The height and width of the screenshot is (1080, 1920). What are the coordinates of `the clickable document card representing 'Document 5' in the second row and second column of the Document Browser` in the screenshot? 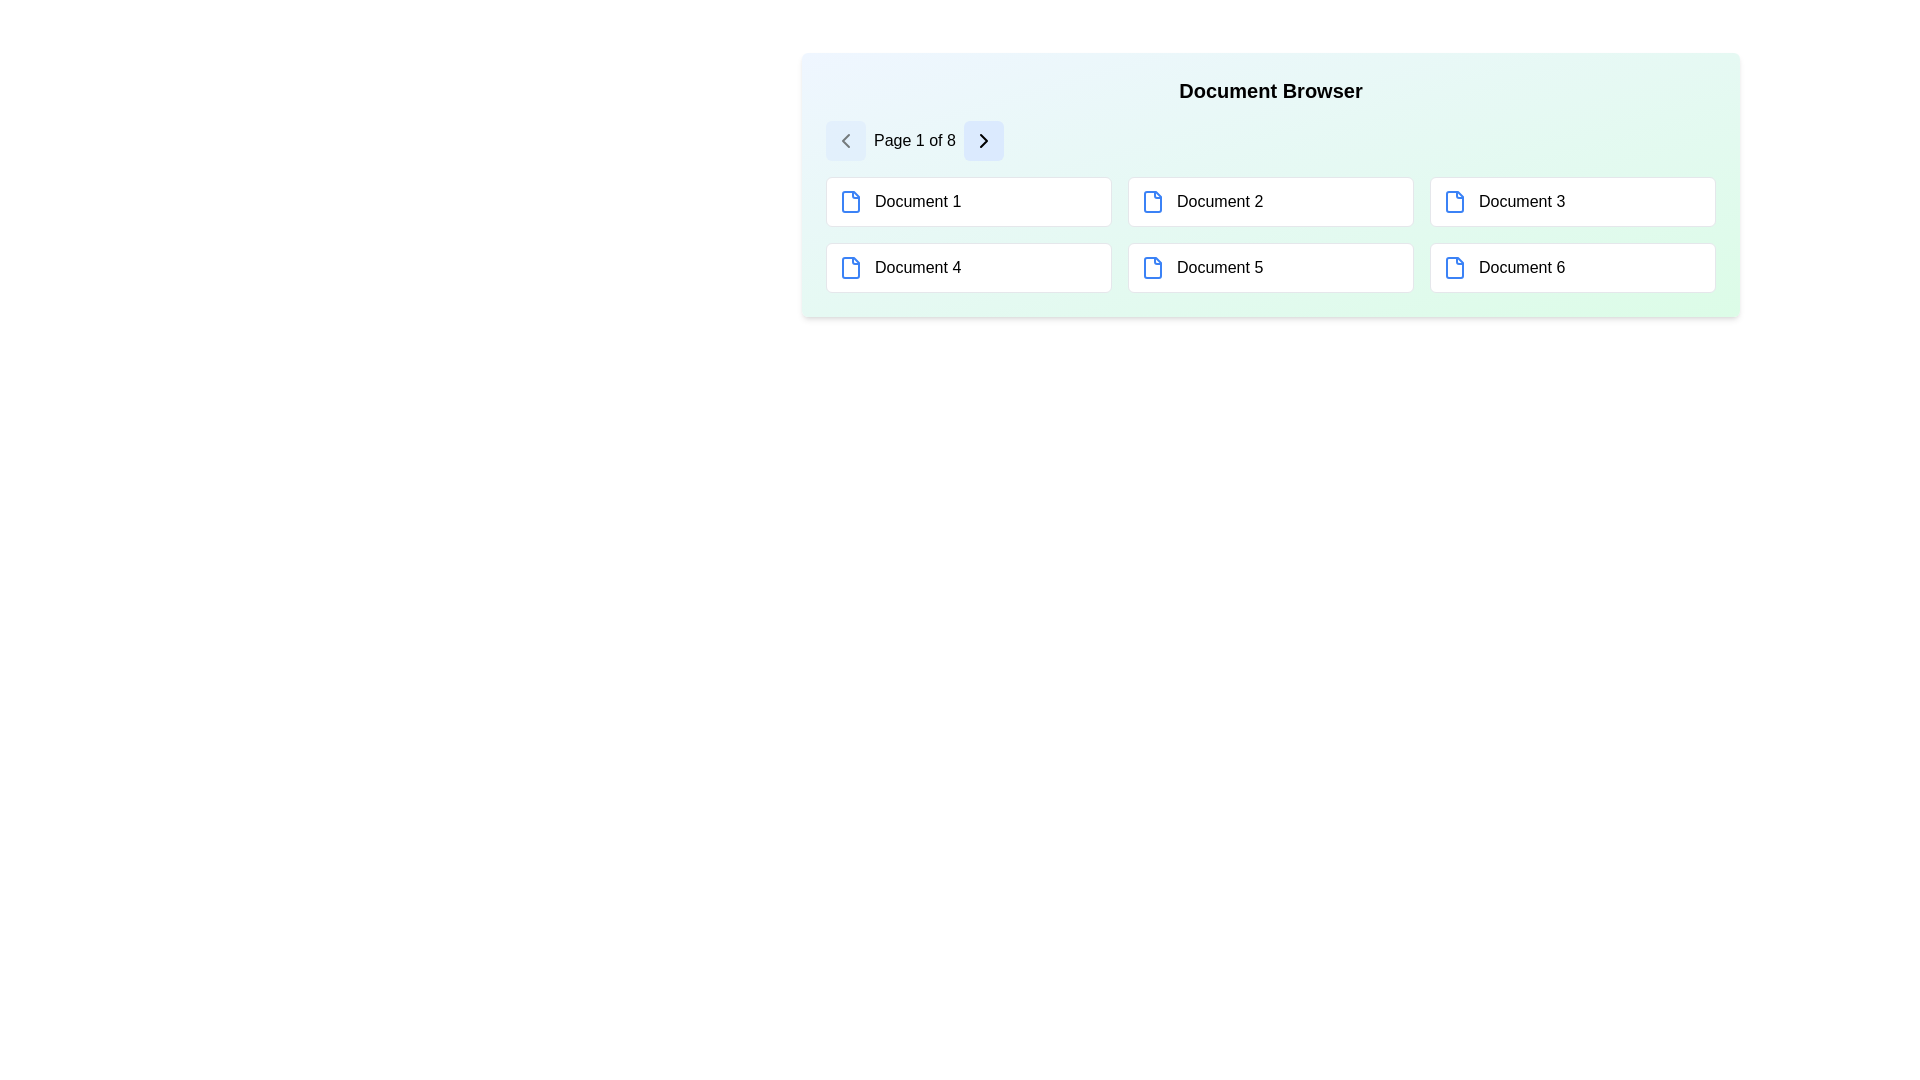 It's located at (1270, 266).